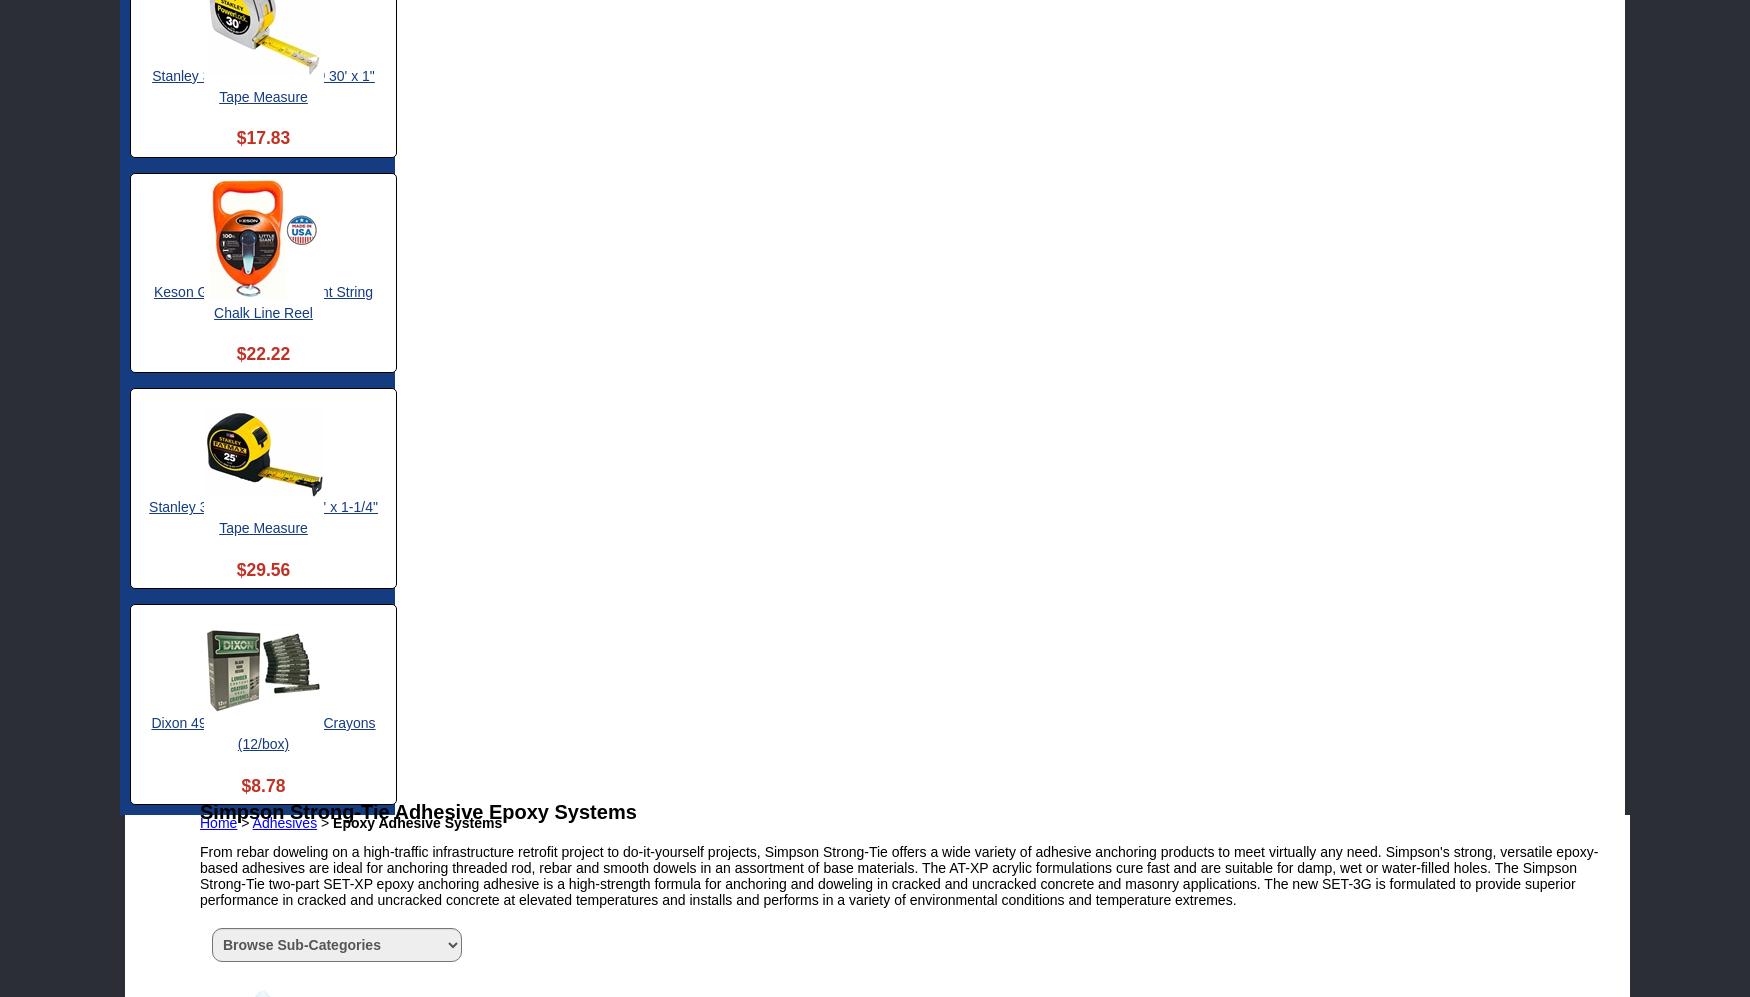 This screenshot has height=997, width=1750. What do you see at coordinates (897, 873) in the screenshot?
I see `'From rebar doweling on a high-traffic infrastructure retrofit project to do-it-yourself projects,  Simpson Strong-Tie offers a wide variety of adhesive anchoring products to meet virtually any need.  Simpson's strong, versatile epoxy-based adhesives are ideal for anchoring threaded rod, rebar and smooth dowels in an assortment of base materials.  The AT-XP acrylic formulations cure fast and are suitable for damp, wet or water-filled holes.  The Simpson Strong-Tie two-part SET-XP epoxy anchoring adhesive is a high-strength formula for anchoring and doweling in cracked and uncracked concrete and masonry applications.  The new SET-3G is formulated to provide superior performance in cracked and uncracked concrete at elevated temperatures and installs and performs in a variety of environmental conditions and temperature extremes.'` at bounding box center [897, 873].